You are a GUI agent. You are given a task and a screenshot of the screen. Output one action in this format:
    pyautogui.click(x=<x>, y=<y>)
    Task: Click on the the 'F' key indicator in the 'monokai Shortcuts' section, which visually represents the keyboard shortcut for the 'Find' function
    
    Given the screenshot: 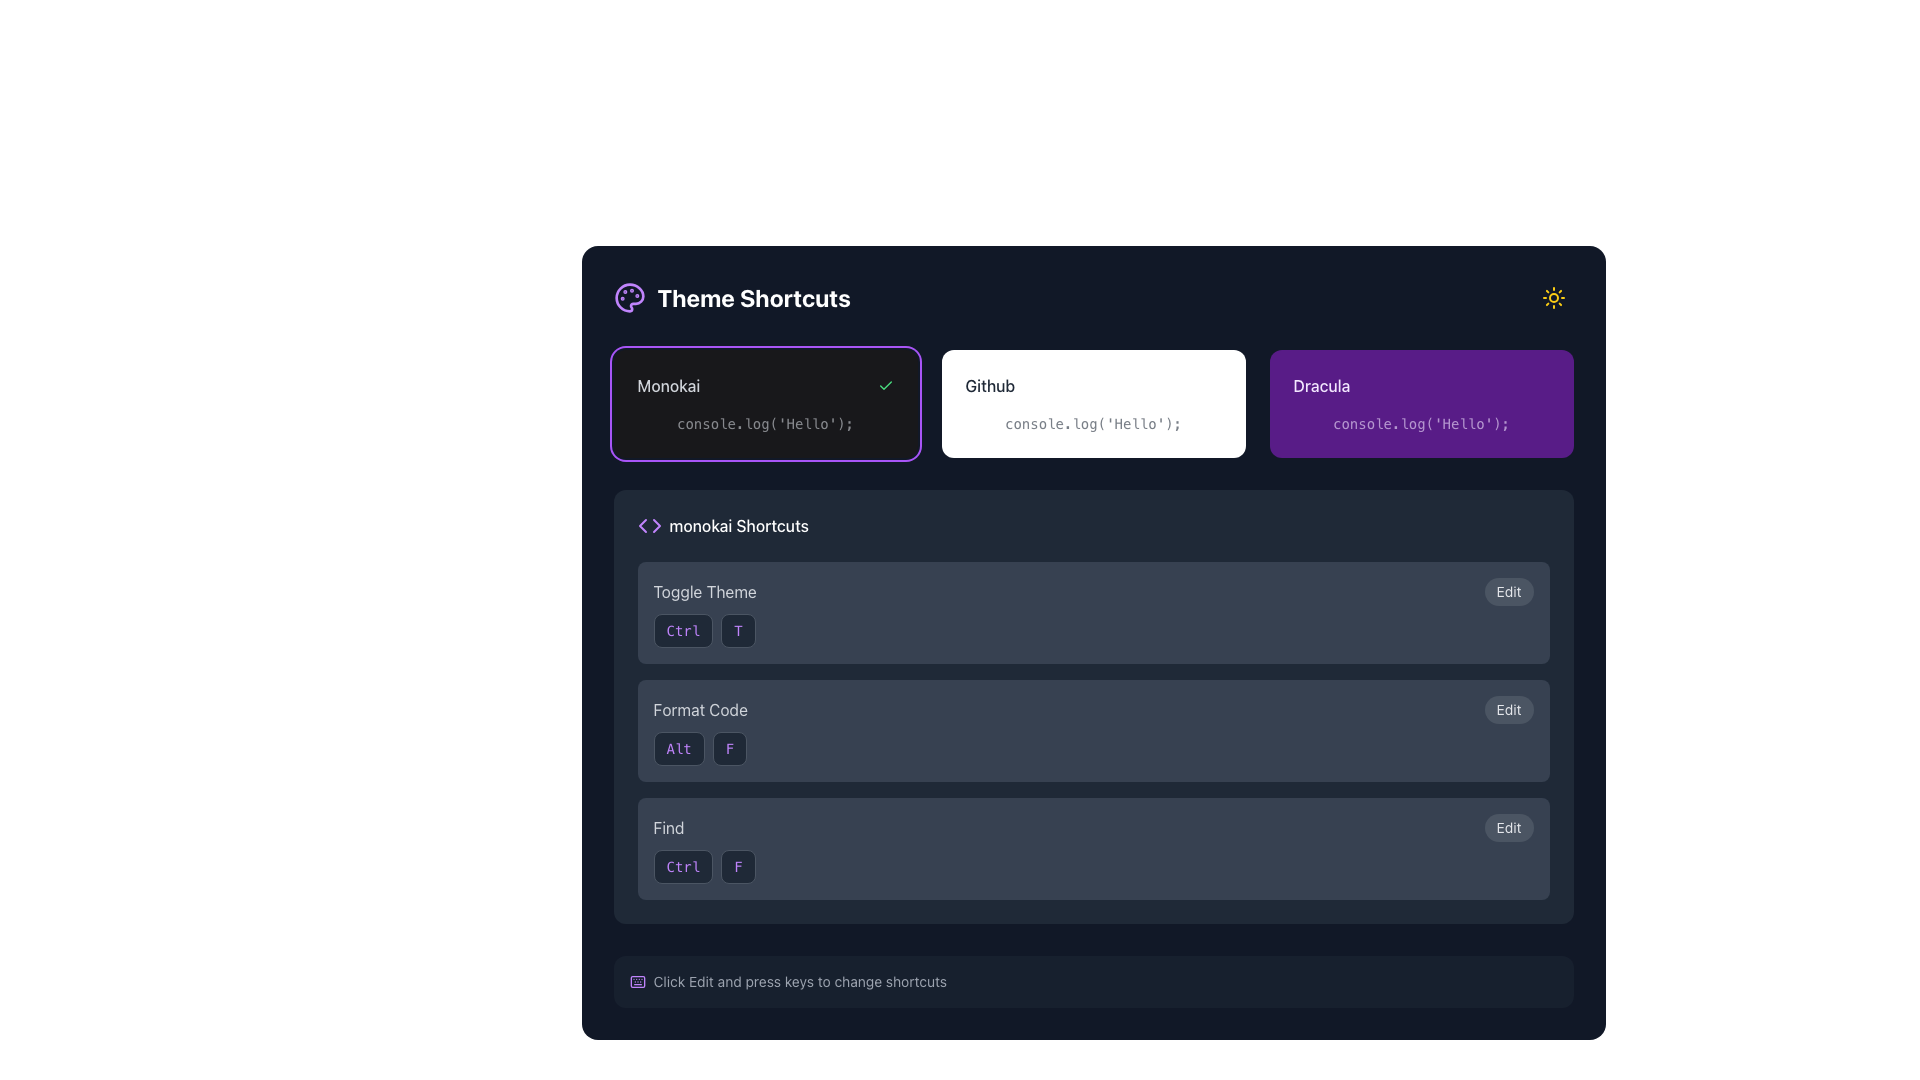 What is the action you would take?
    pyautogui.click(x=737, y=866)
    